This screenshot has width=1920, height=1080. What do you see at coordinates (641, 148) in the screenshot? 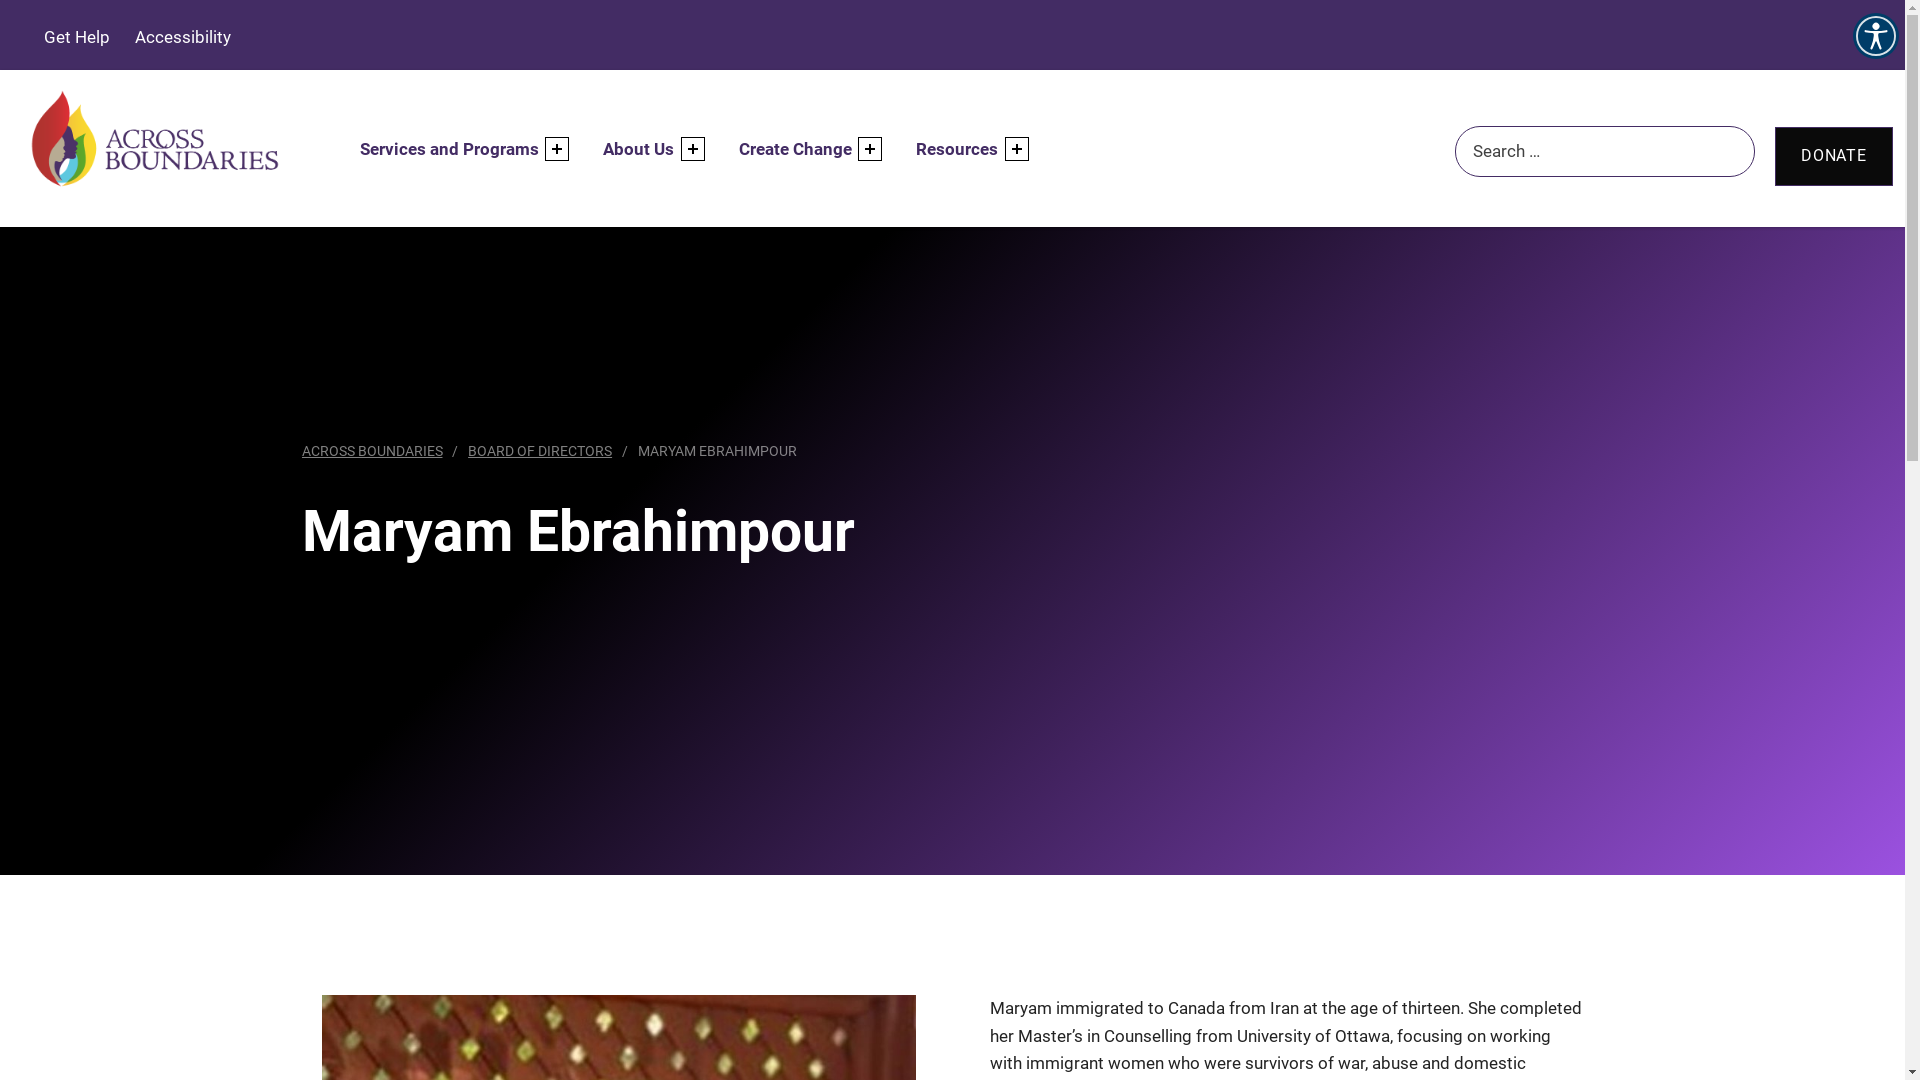
I see `'About Us'` at bounding box center [641, 148].